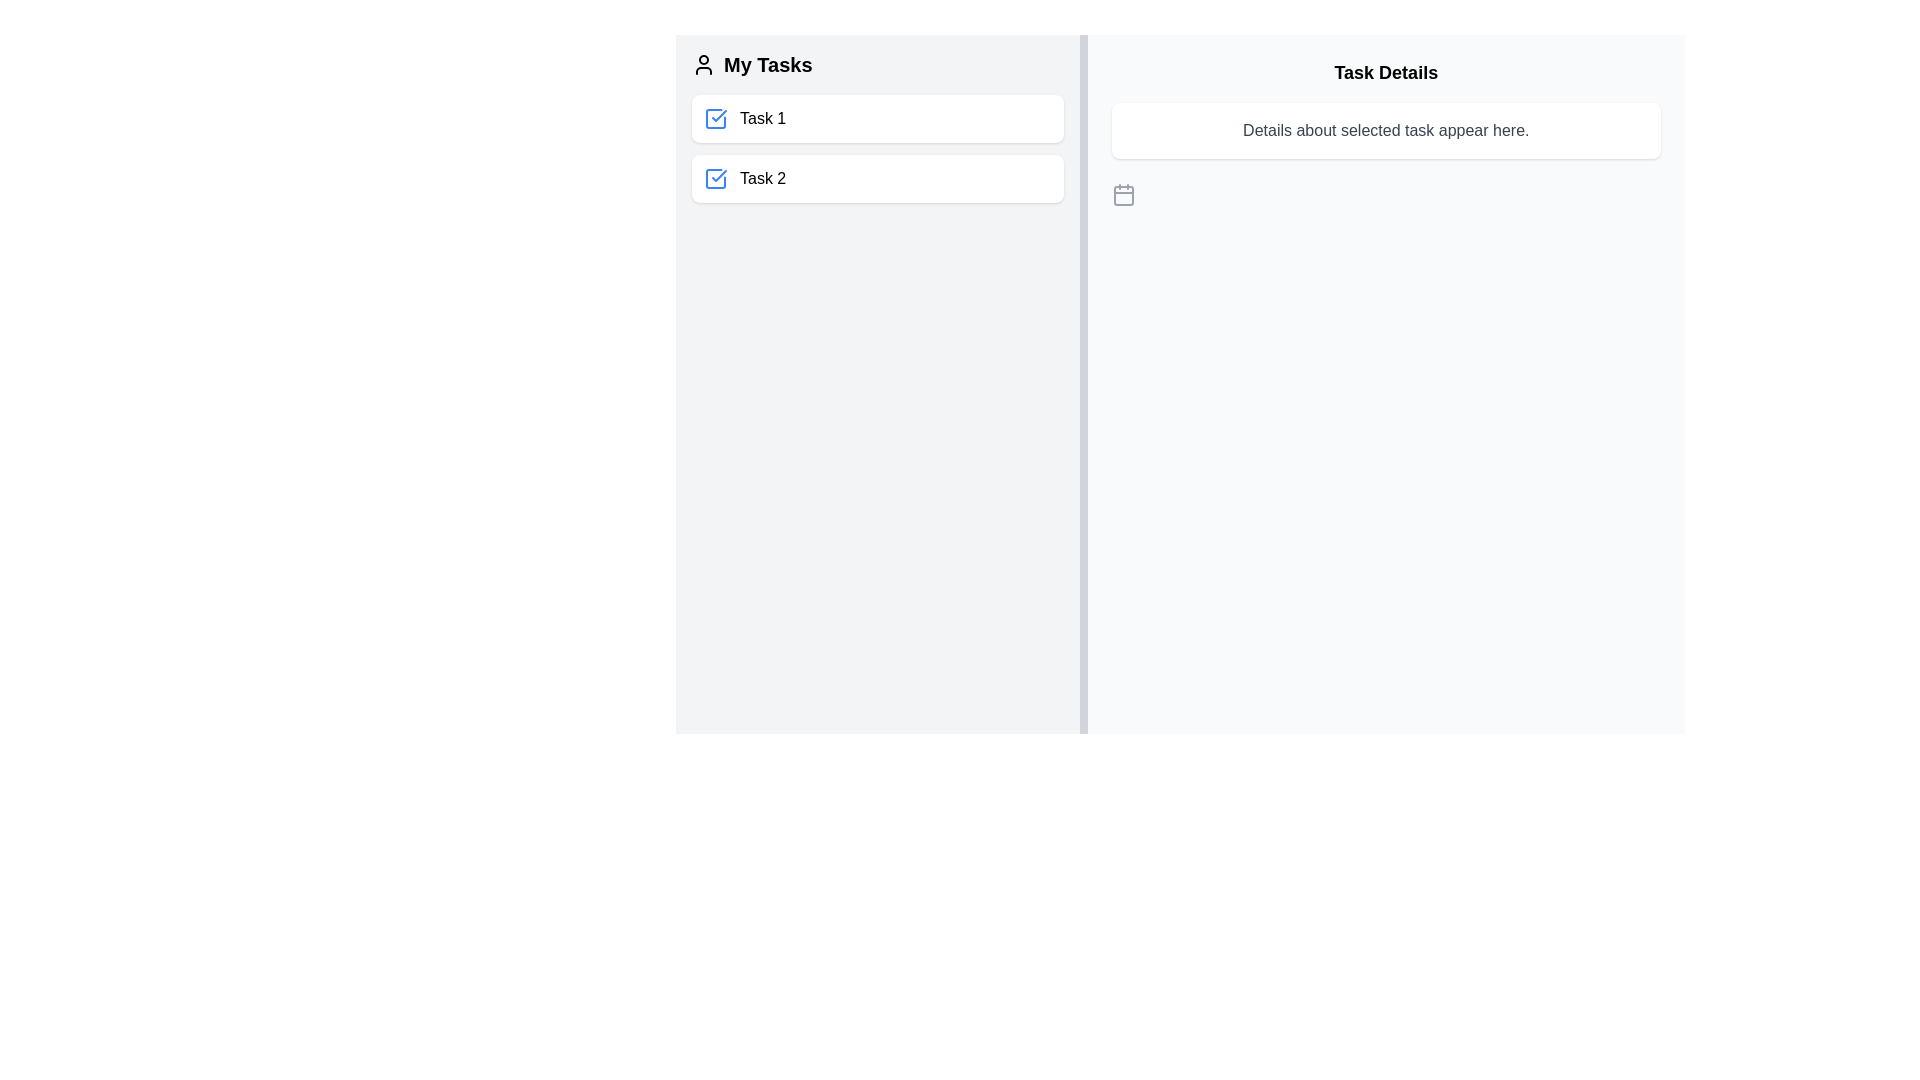 Image resolution: width=1920 pixels, height=1080 pixels. Describe the element at coordinates (1123, 196) in the screenshot. I see `the rounded rectangle component of the calendar icon, which is located below the 'Task Details' heading on the right panel of the interface` at that location.